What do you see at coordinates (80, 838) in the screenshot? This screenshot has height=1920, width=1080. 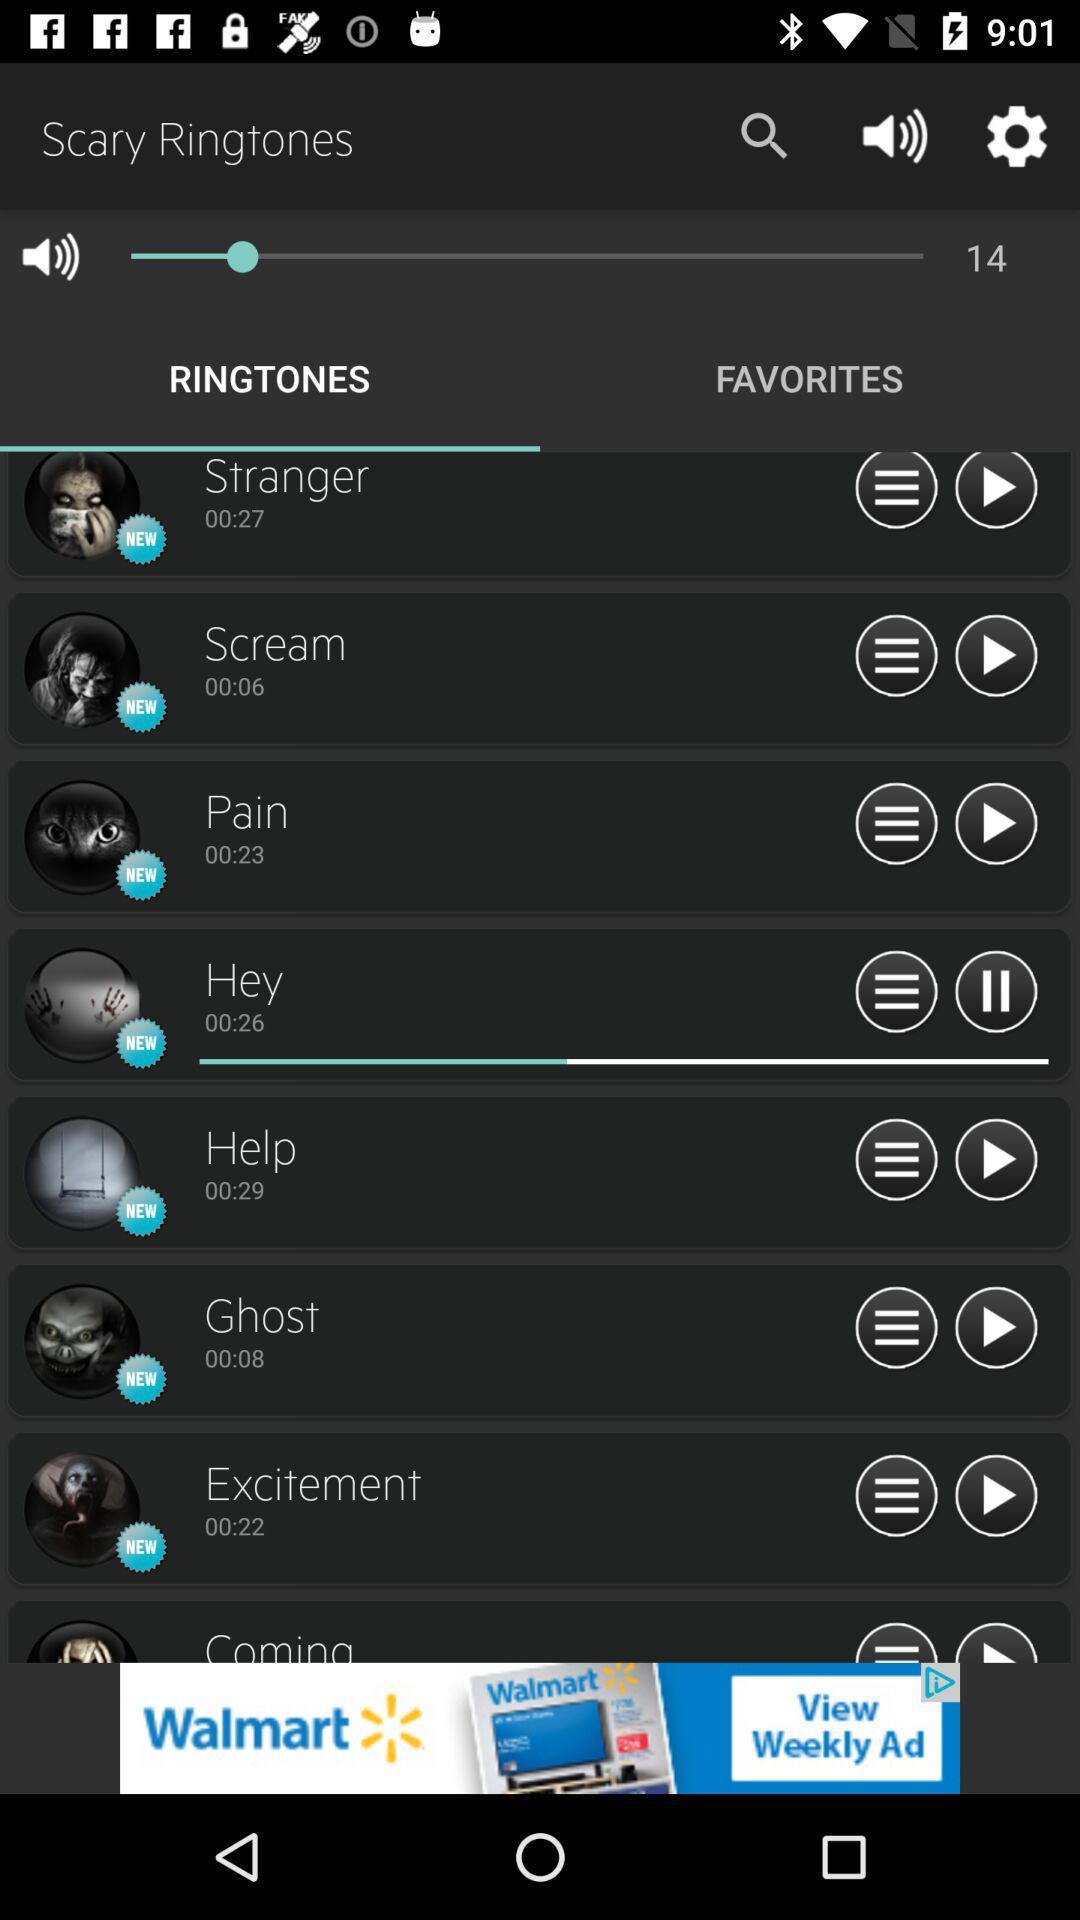 I see `line` at bounding box center [80, 838].